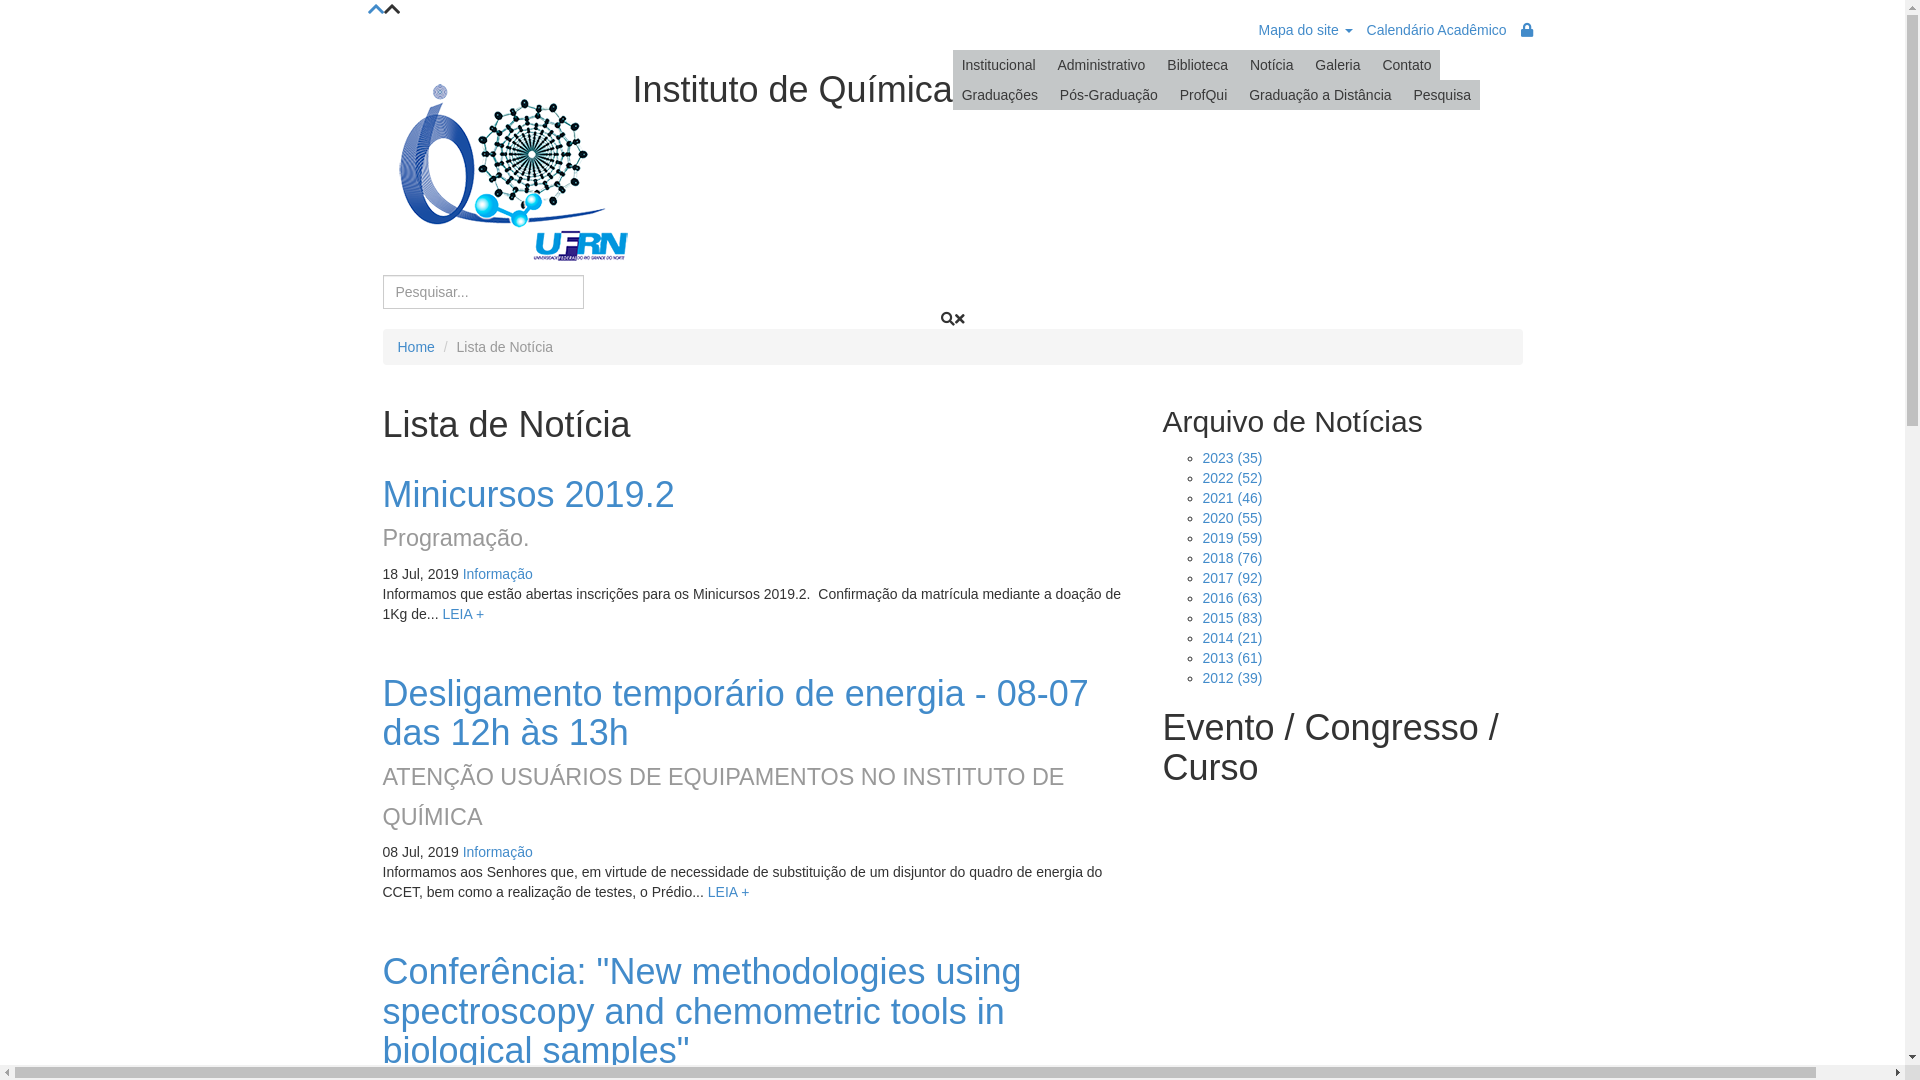 The height and width of the screenshot is (1080, 1920). I want to click on '2020 (55)', so click(1200, 516).